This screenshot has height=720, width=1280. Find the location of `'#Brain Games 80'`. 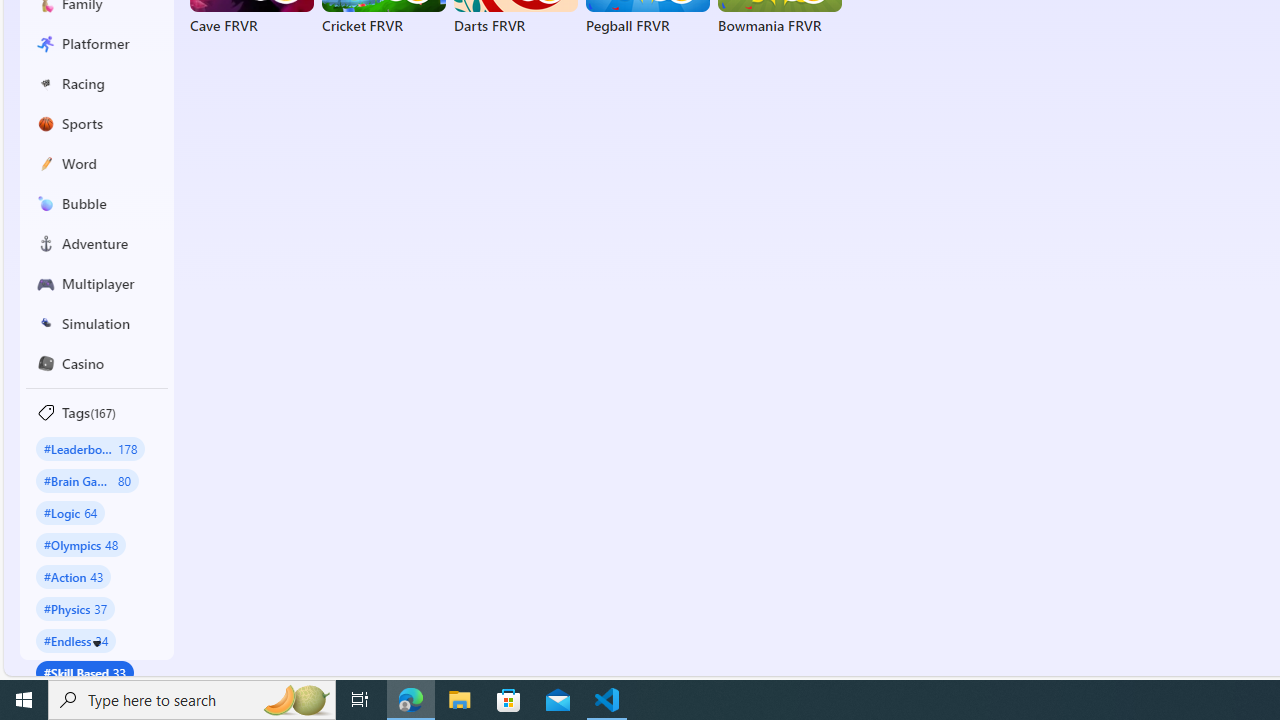

'#Brain Games 80' is located at coordinates (86, 480).